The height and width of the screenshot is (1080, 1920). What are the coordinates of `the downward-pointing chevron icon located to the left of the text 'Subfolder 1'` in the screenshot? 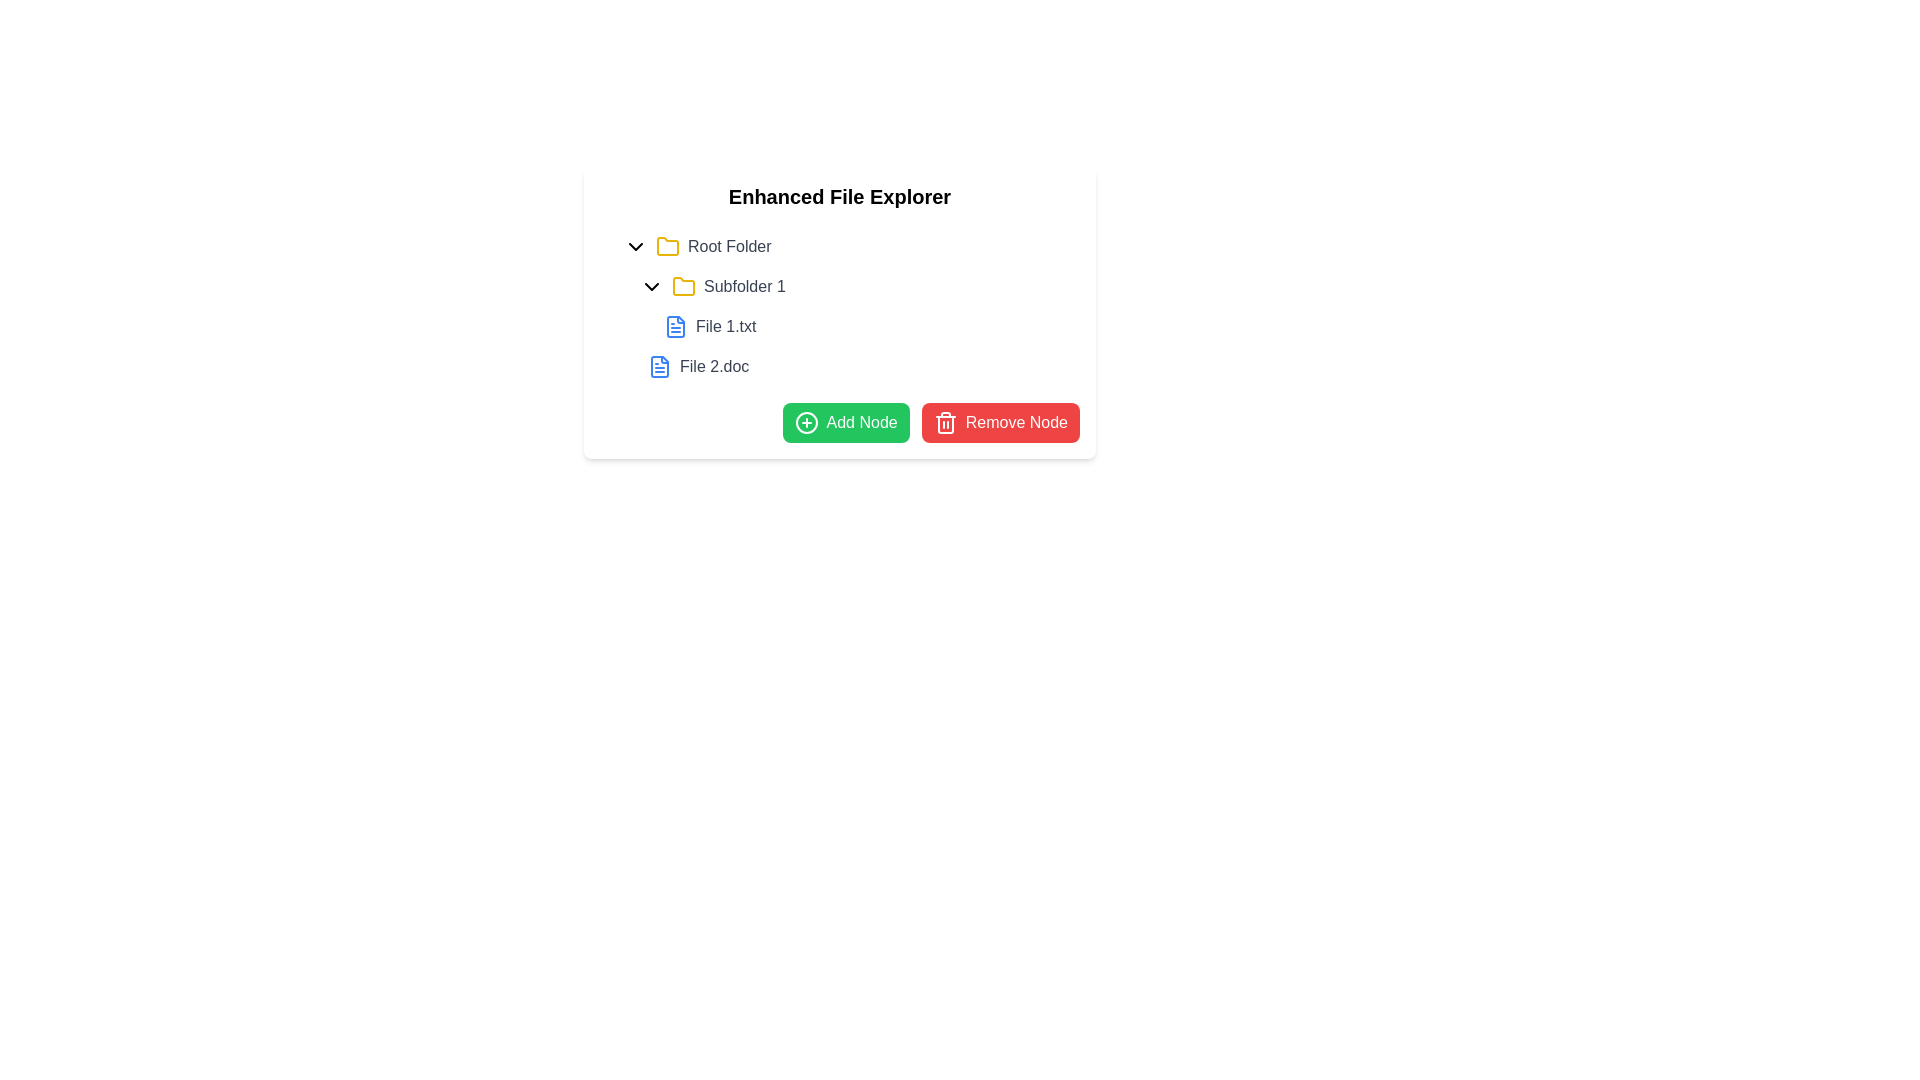 It's located at (652, 286).